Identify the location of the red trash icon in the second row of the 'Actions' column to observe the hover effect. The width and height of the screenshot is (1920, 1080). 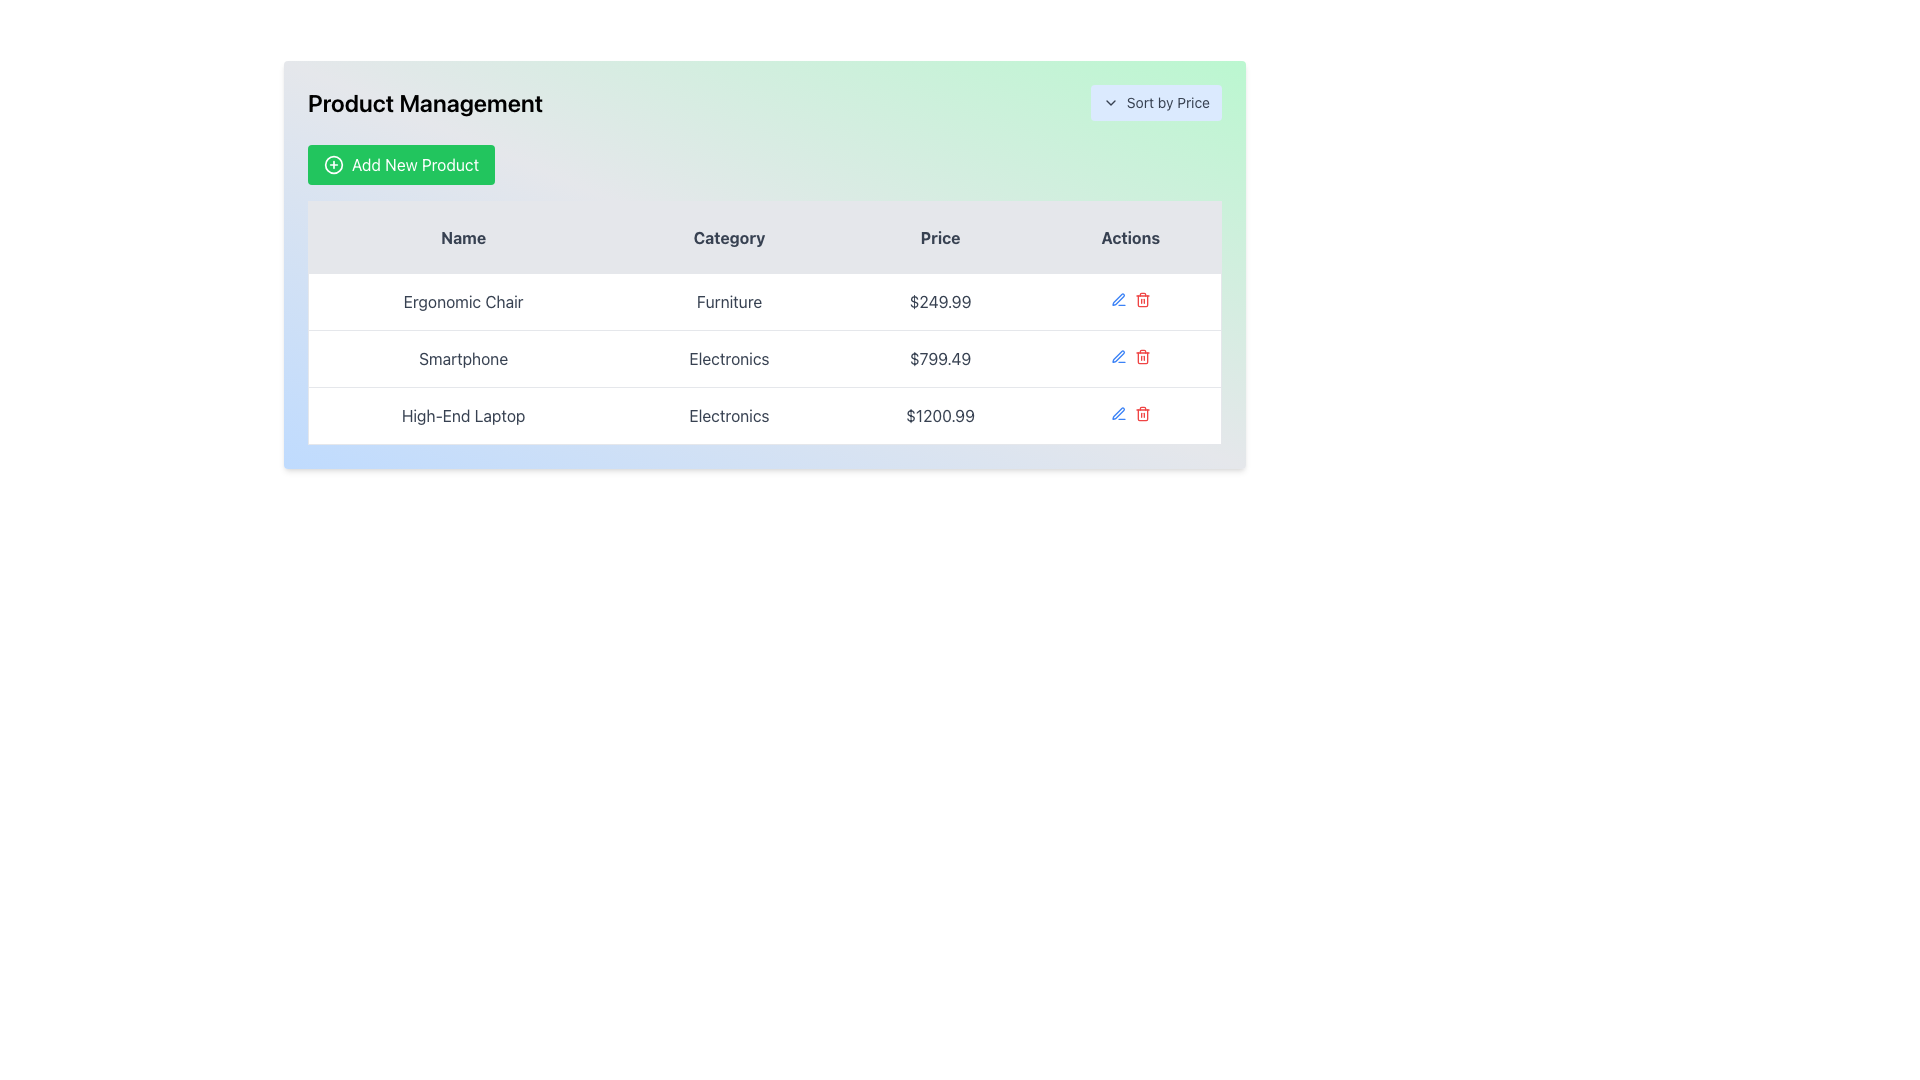
(1142, 356).